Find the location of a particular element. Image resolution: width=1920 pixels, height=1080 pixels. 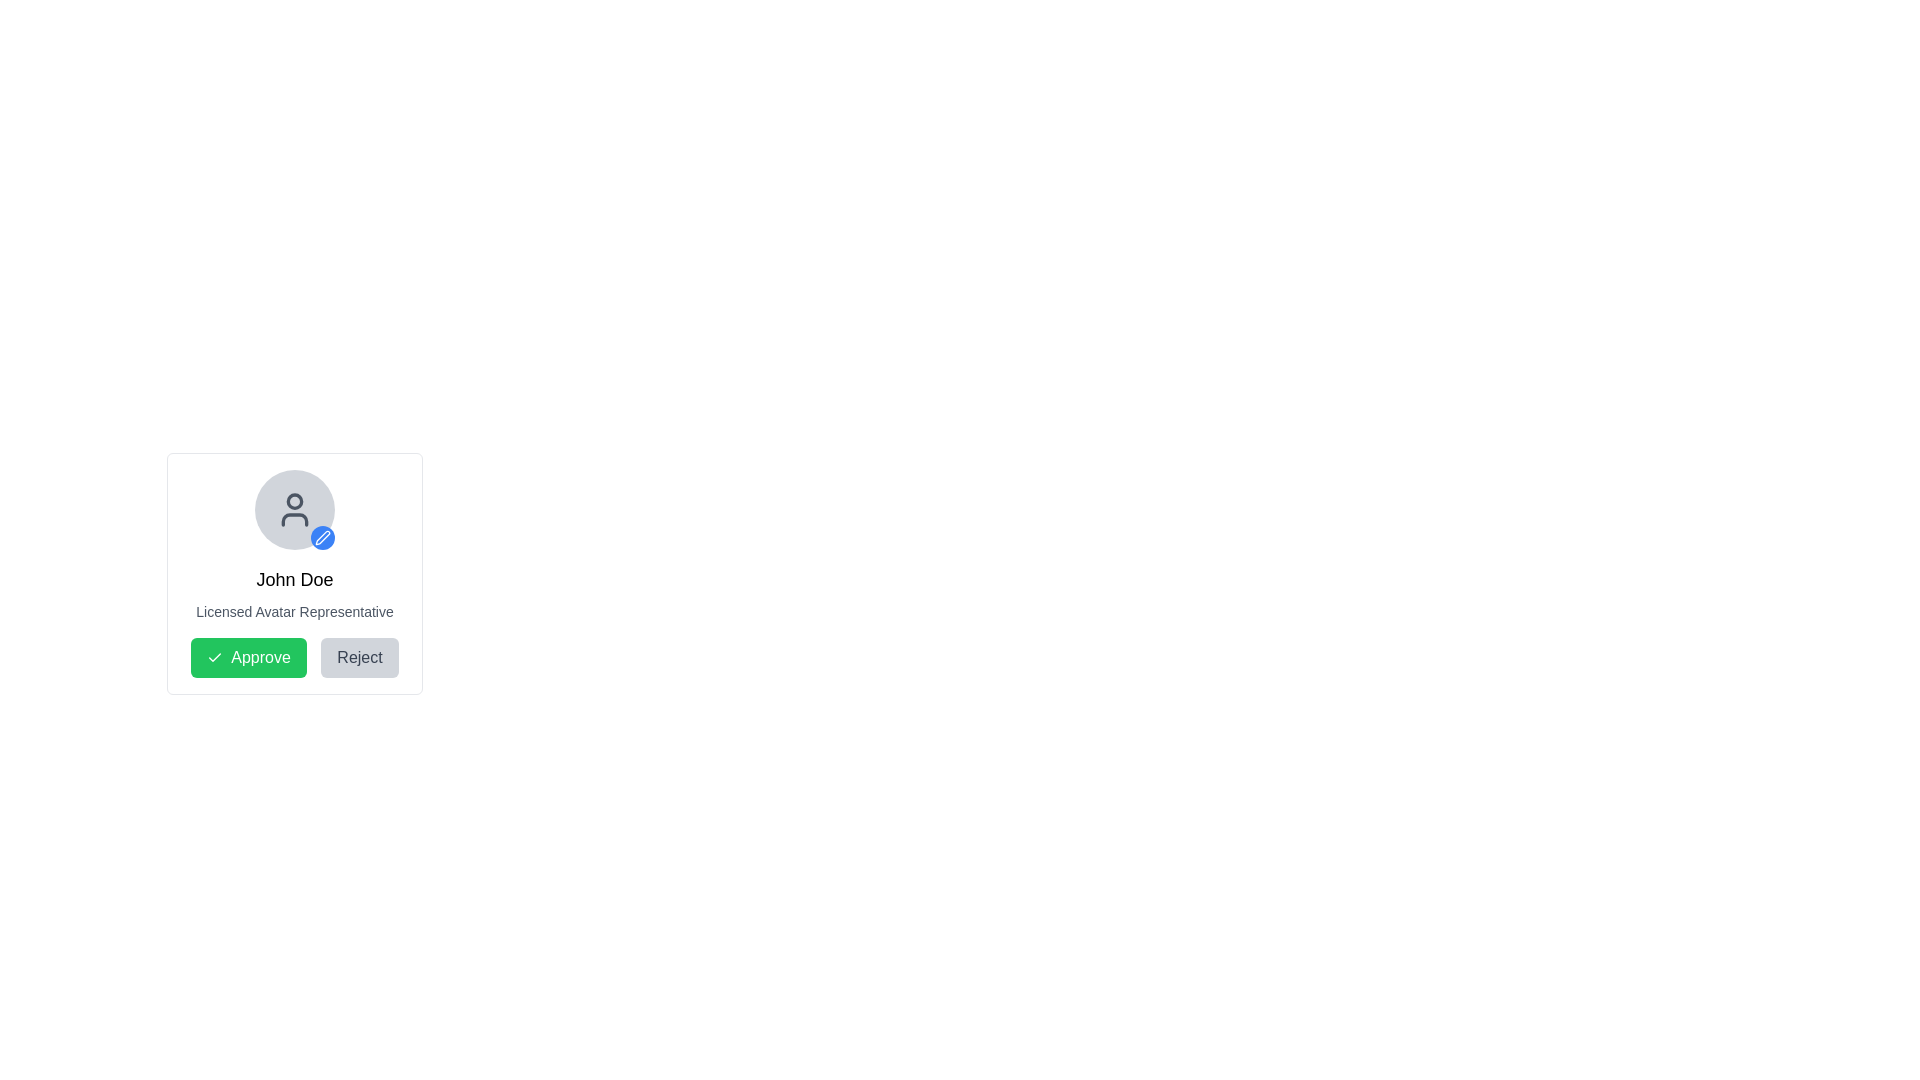

the stylized blue pen icon located near the bottom-right corner of the user's profile avatar to initiate an edit action is located at coordinates (321, 535).